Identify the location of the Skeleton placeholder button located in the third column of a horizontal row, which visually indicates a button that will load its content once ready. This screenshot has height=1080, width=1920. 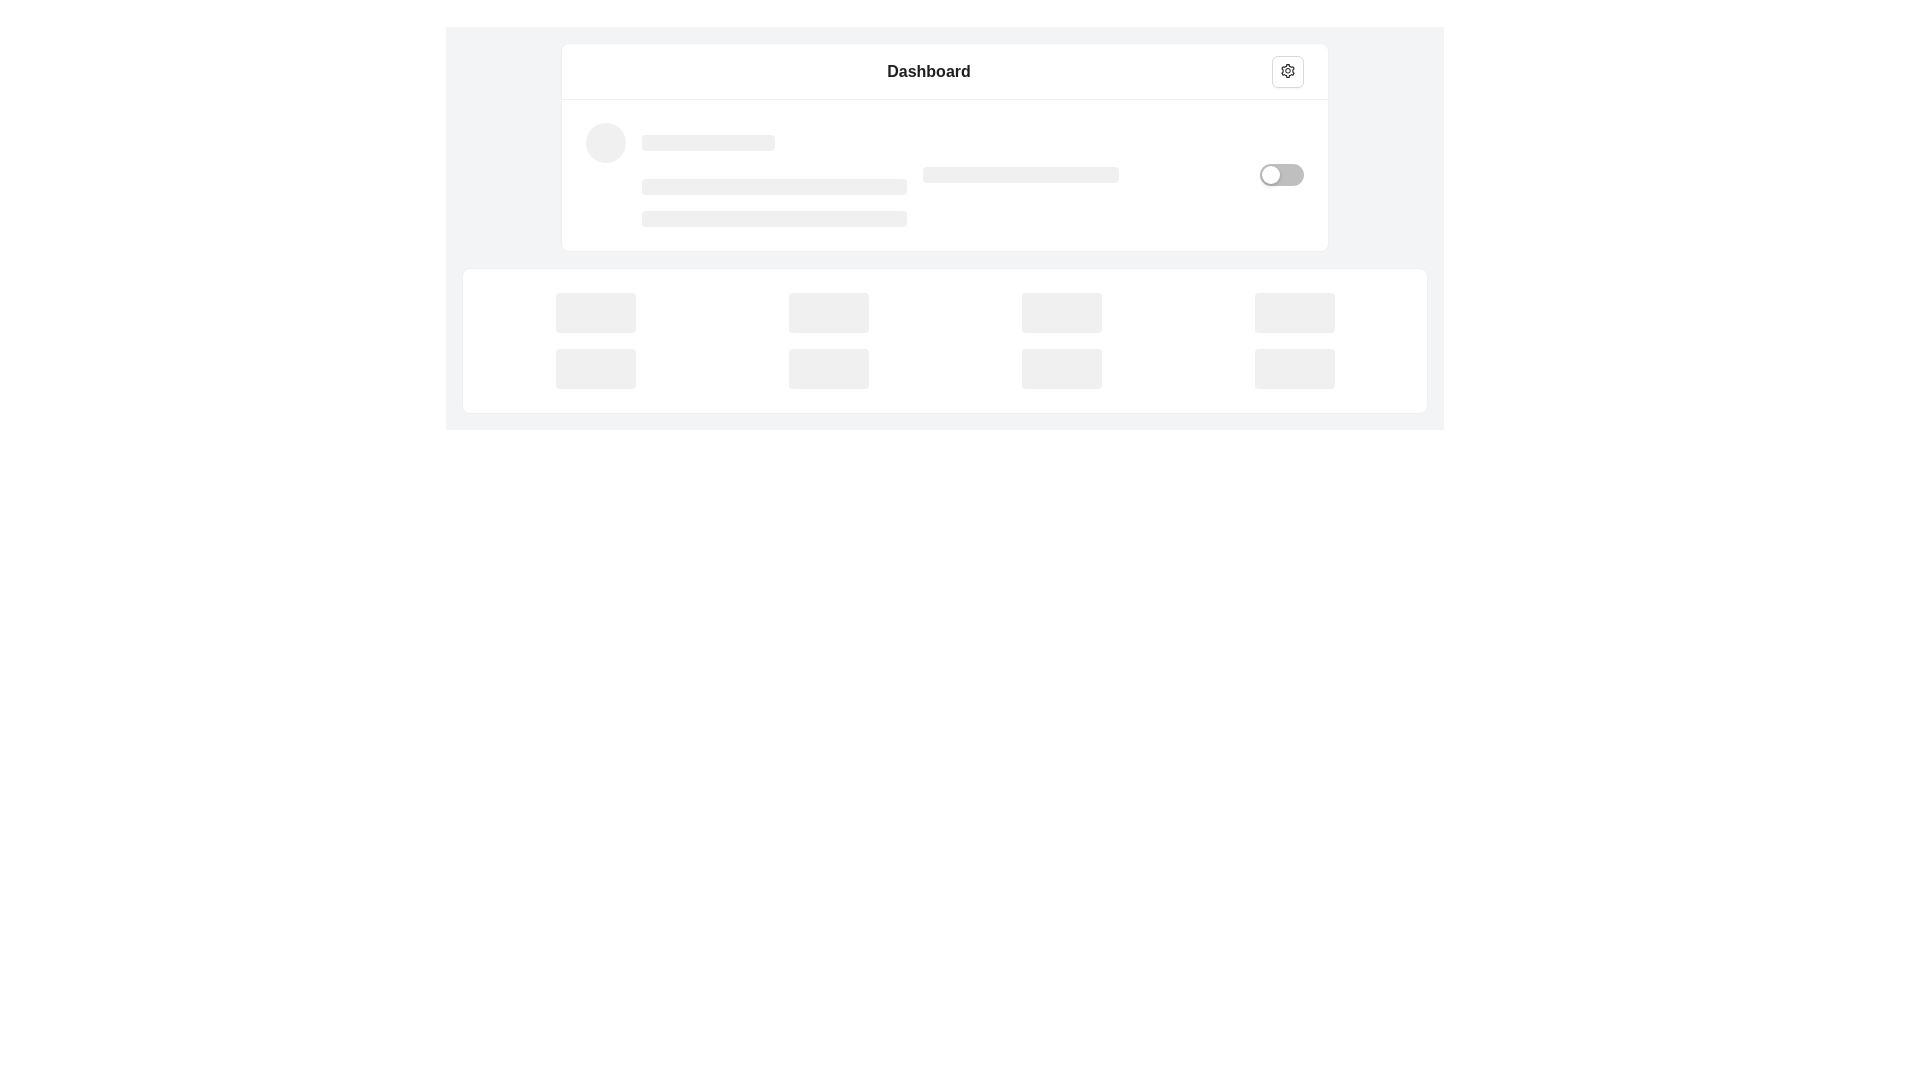
(1060, 369).